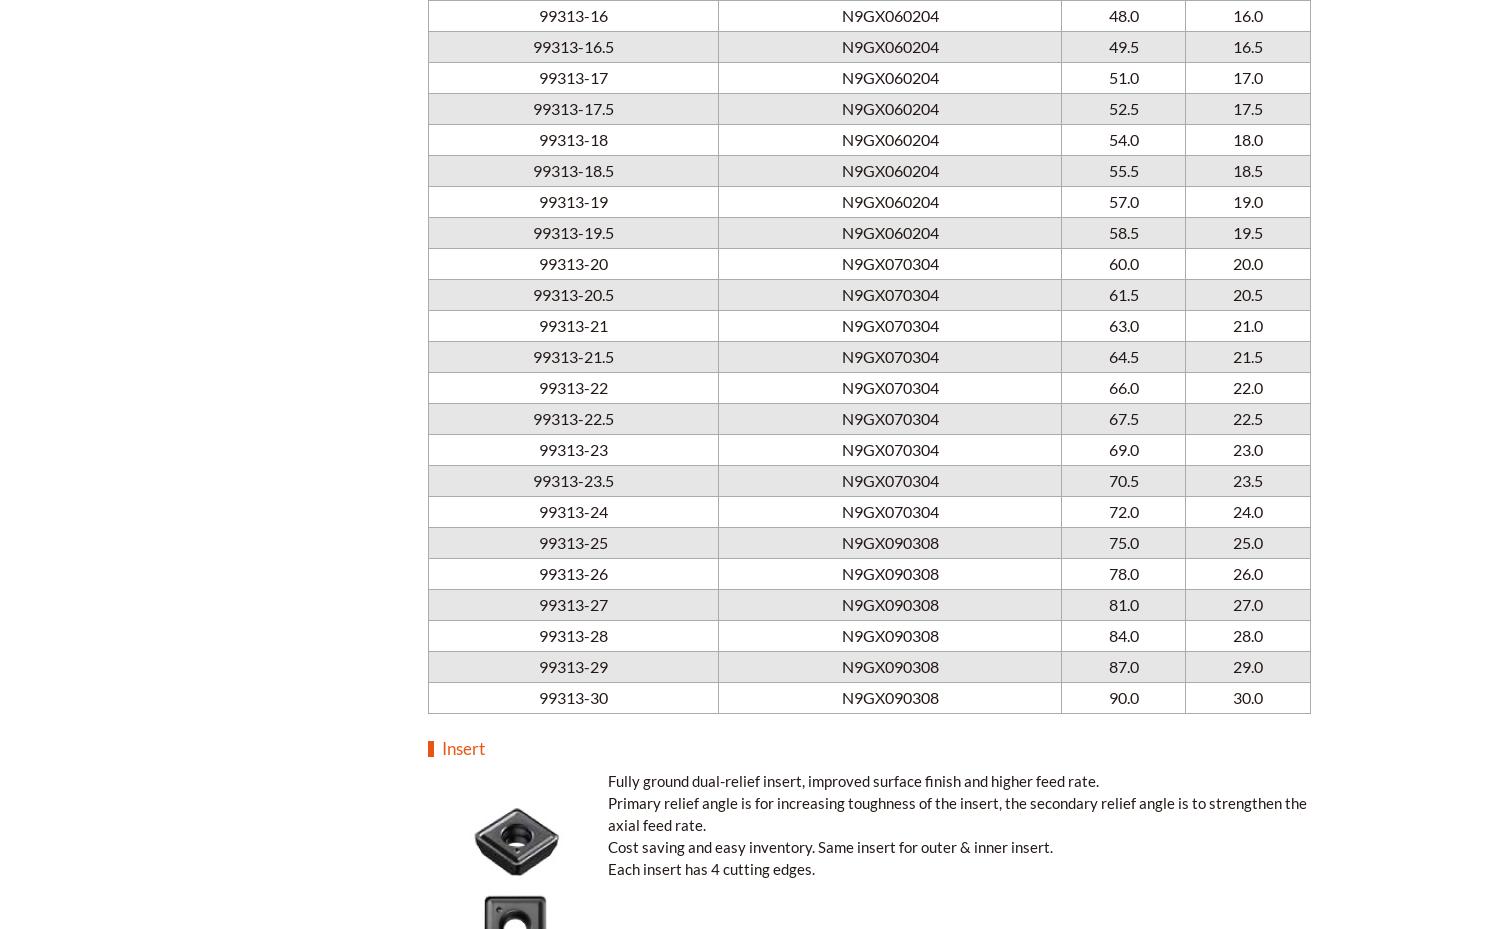 The image size is (1500, 929). Describe the element at coordinates (572, 447) in the screenshot. I see `'99313-23'` at that location.